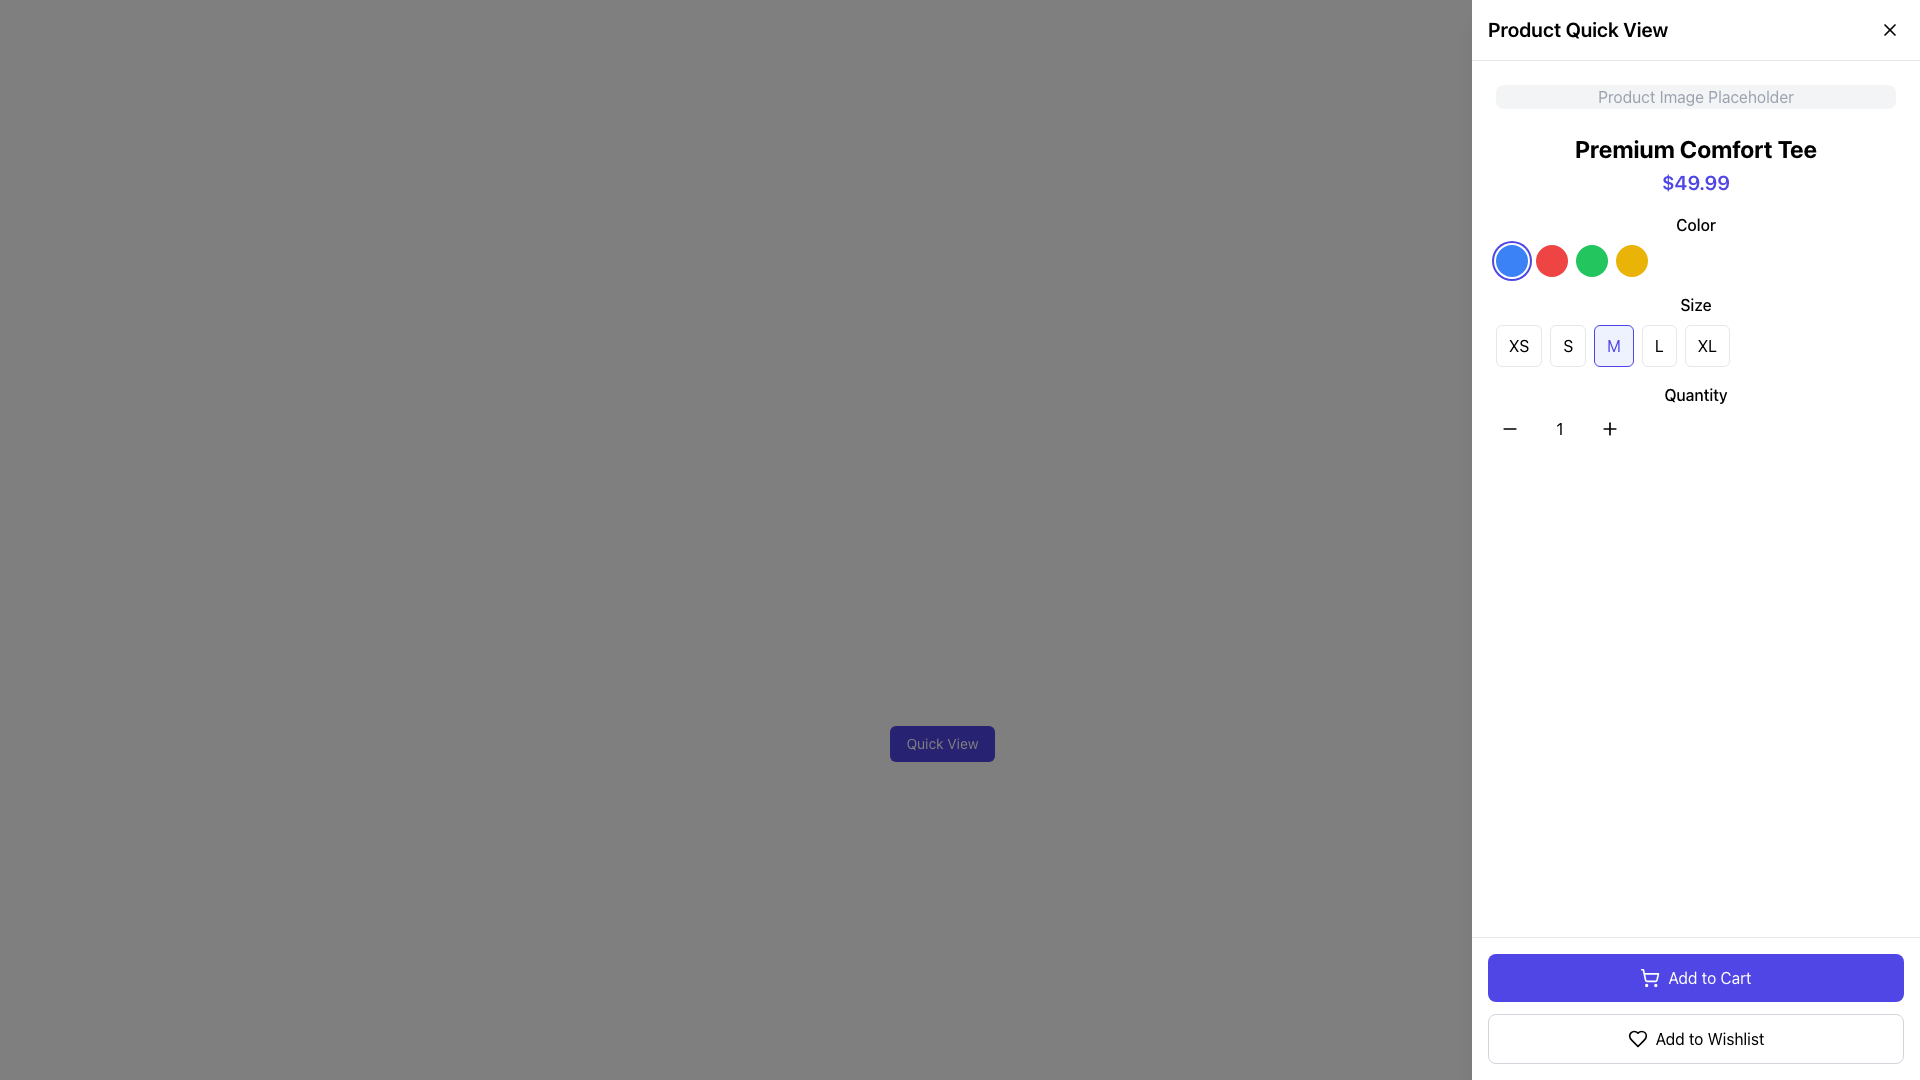 The height and width of the screenshot is (1080, 1920). I want to click on the circular button with a yellow background, the fourth item in a group of four, so click(1632, 260).